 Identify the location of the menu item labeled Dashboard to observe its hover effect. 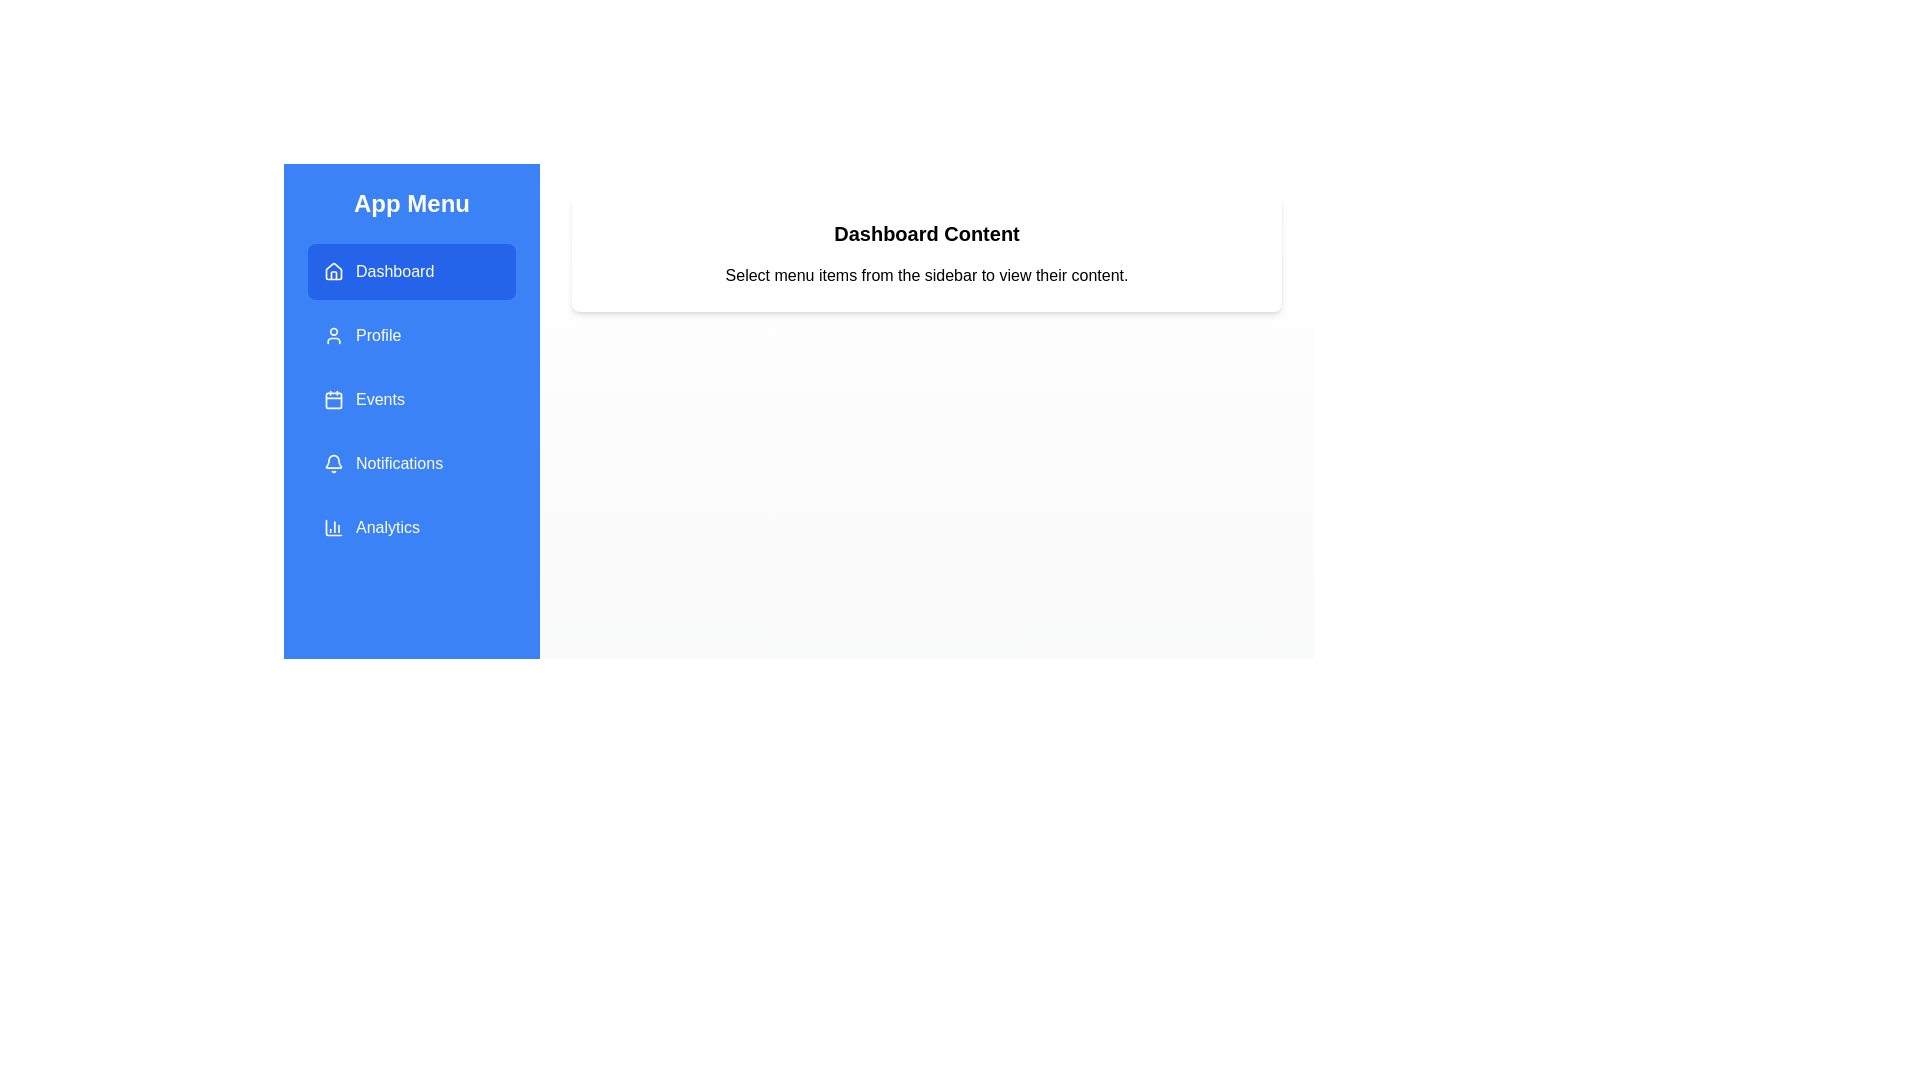
(411, 272).